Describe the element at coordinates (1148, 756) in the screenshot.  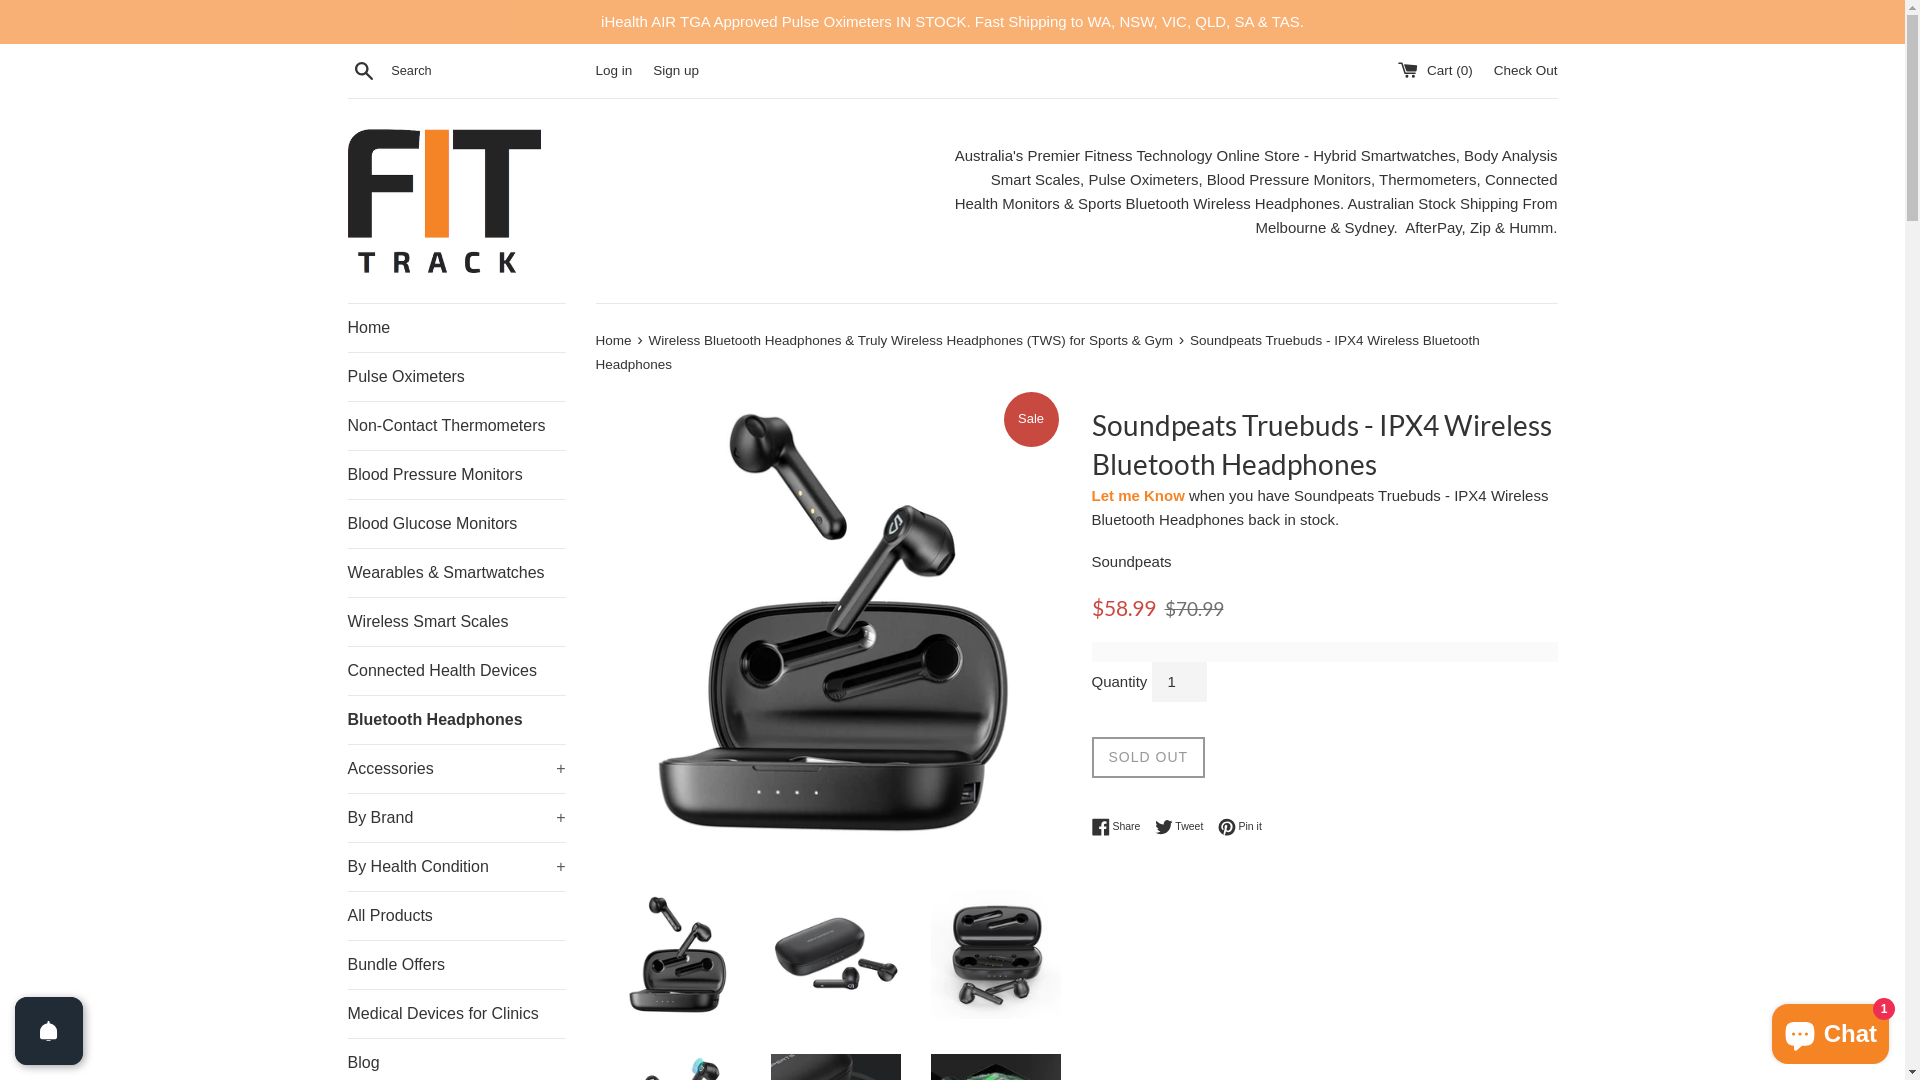
I see `'SOLD OUT'` at that location.